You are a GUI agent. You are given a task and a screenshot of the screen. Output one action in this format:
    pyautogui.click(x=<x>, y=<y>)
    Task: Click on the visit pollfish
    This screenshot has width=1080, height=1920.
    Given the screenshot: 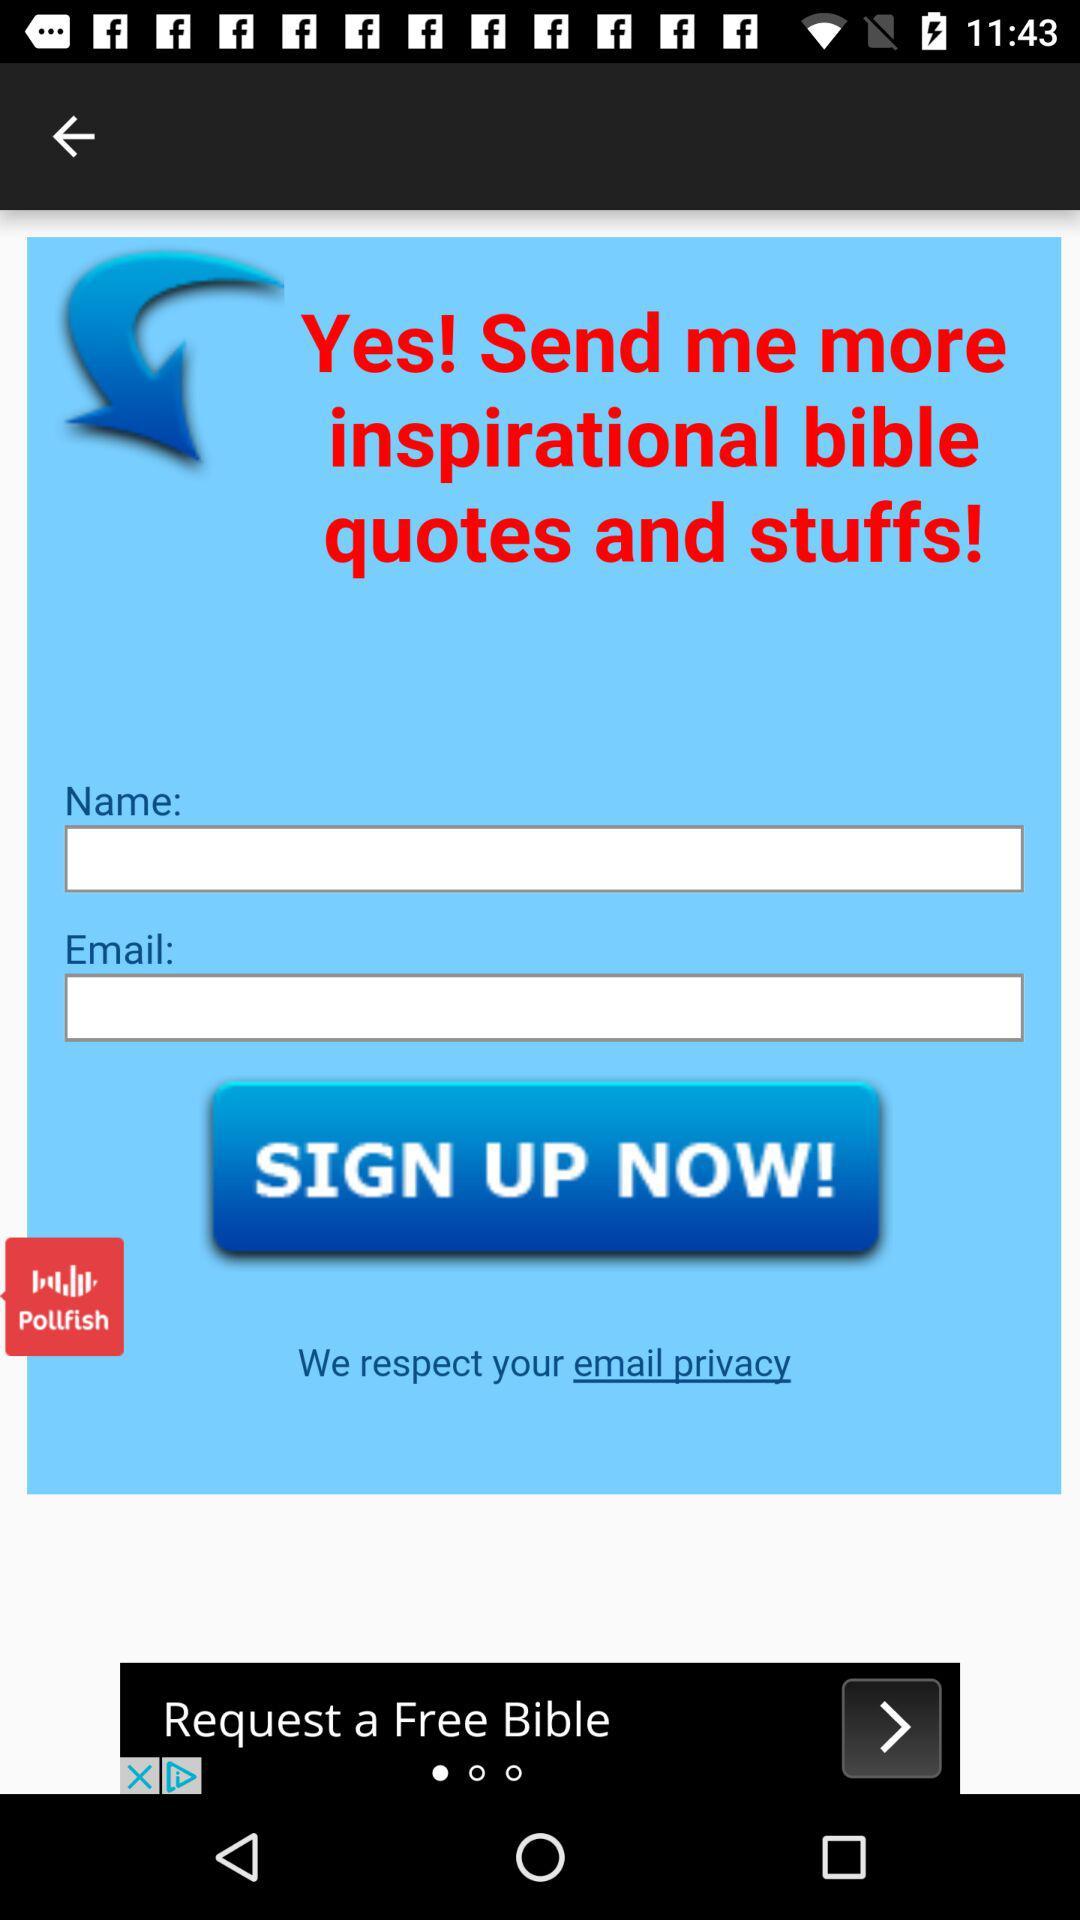 What is the action you would take?
    pyautogui.click(x=60, y=1296)
    